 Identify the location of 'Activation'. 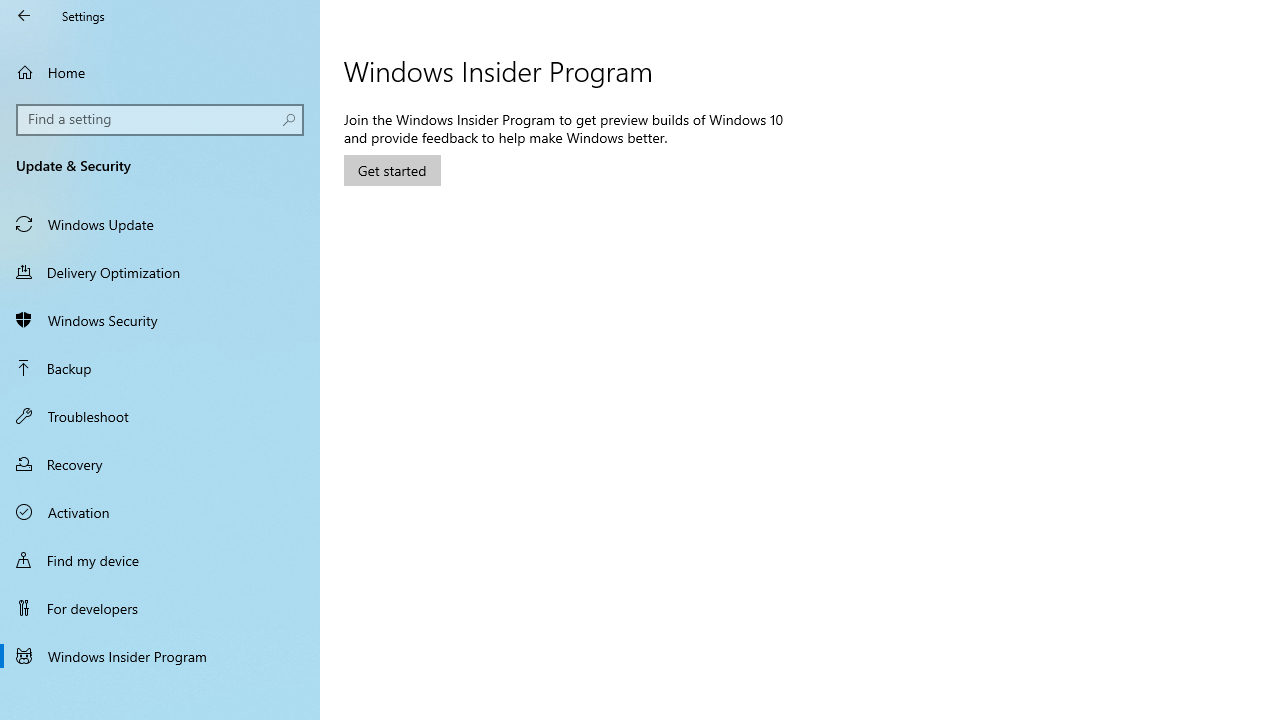
(160, 510).